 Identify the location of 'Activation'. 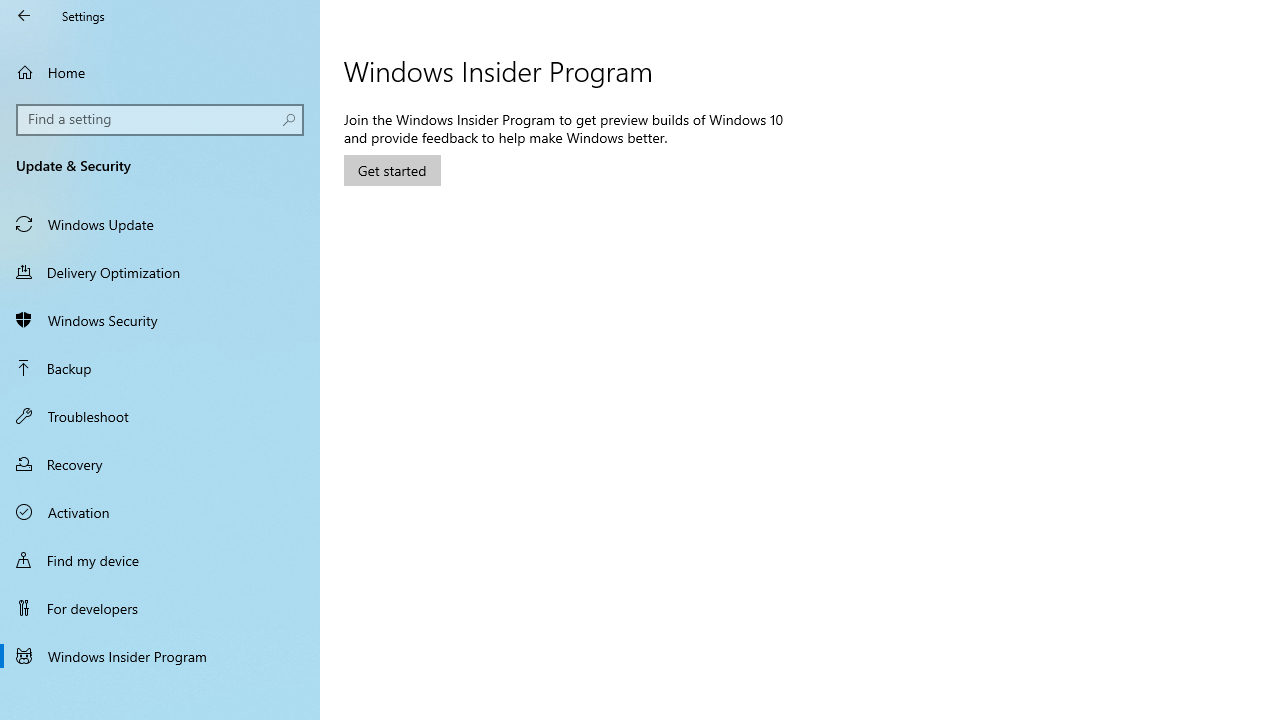
(160, 510).